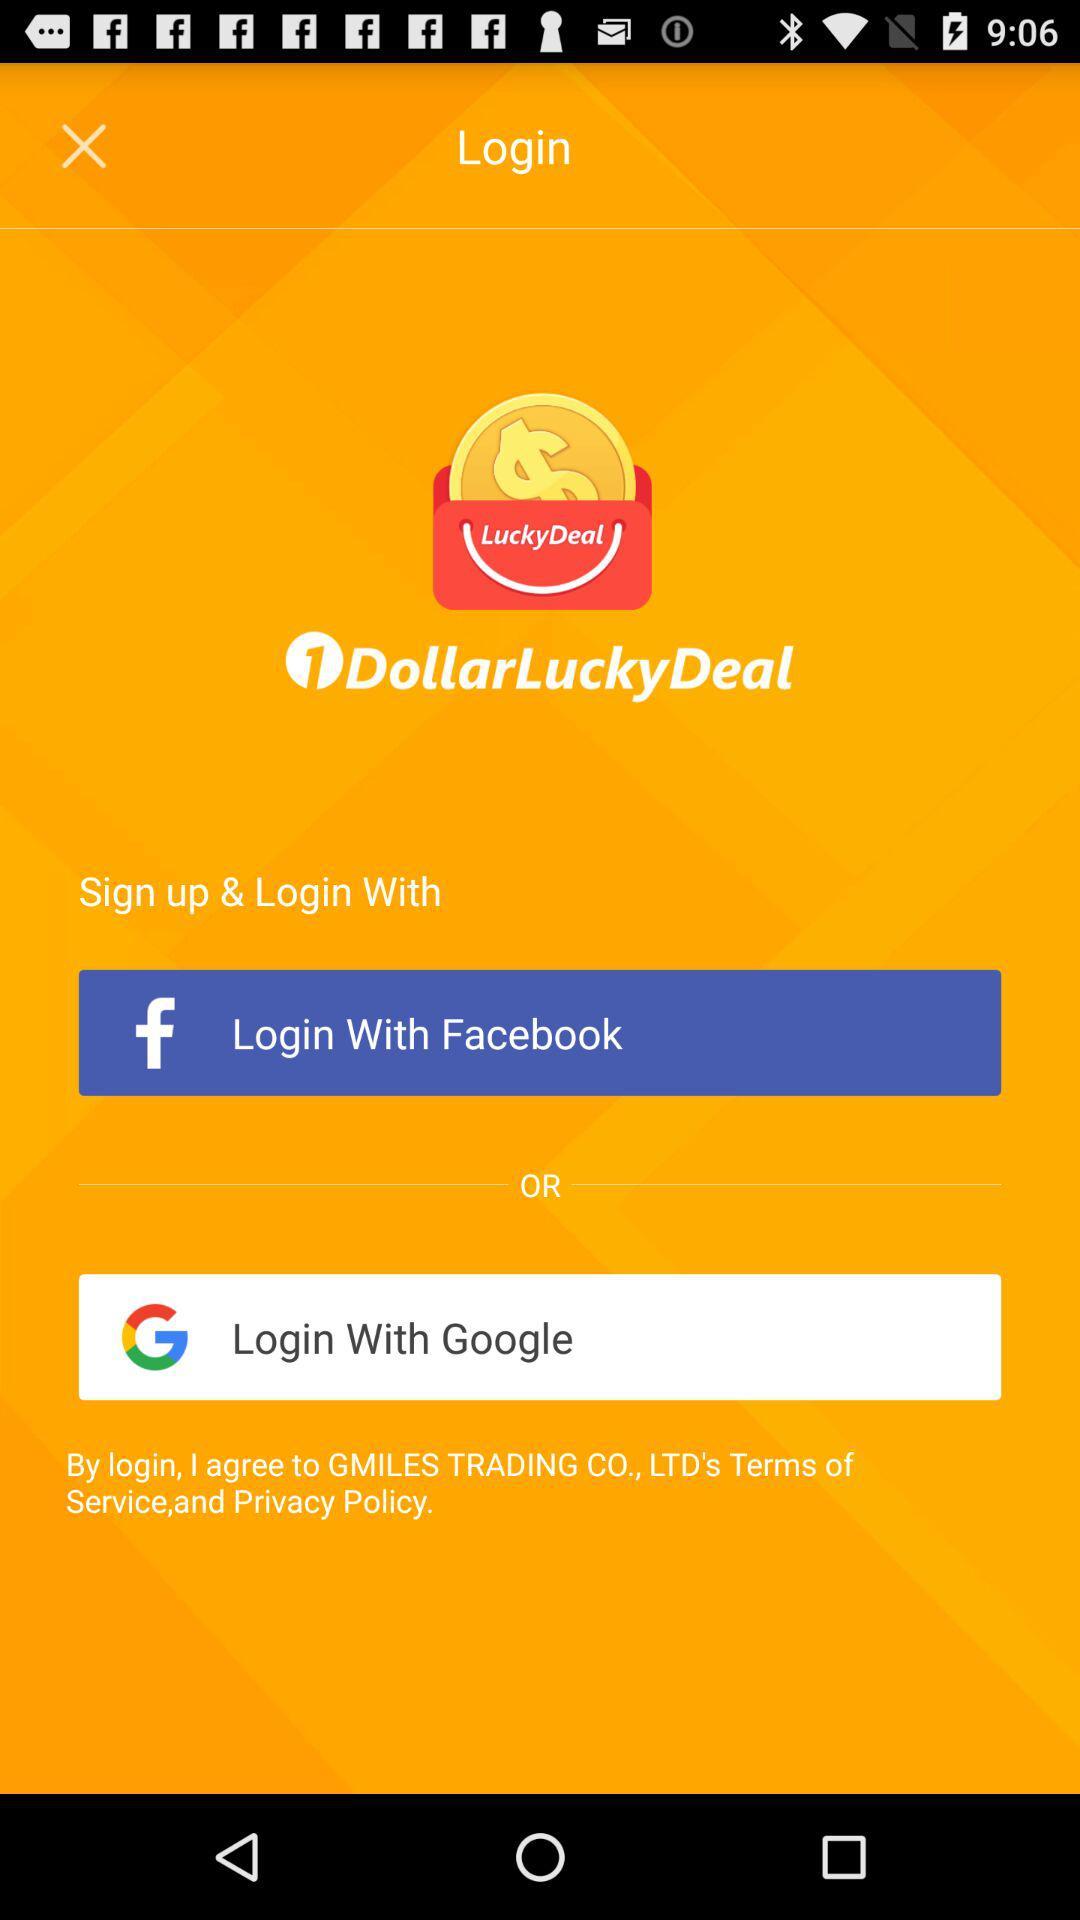 This screenshot has height=1920, width=1080. What do you see at coordinates (85, 144) in the screenshot?
I see `close` at bounding box center [85, 144].